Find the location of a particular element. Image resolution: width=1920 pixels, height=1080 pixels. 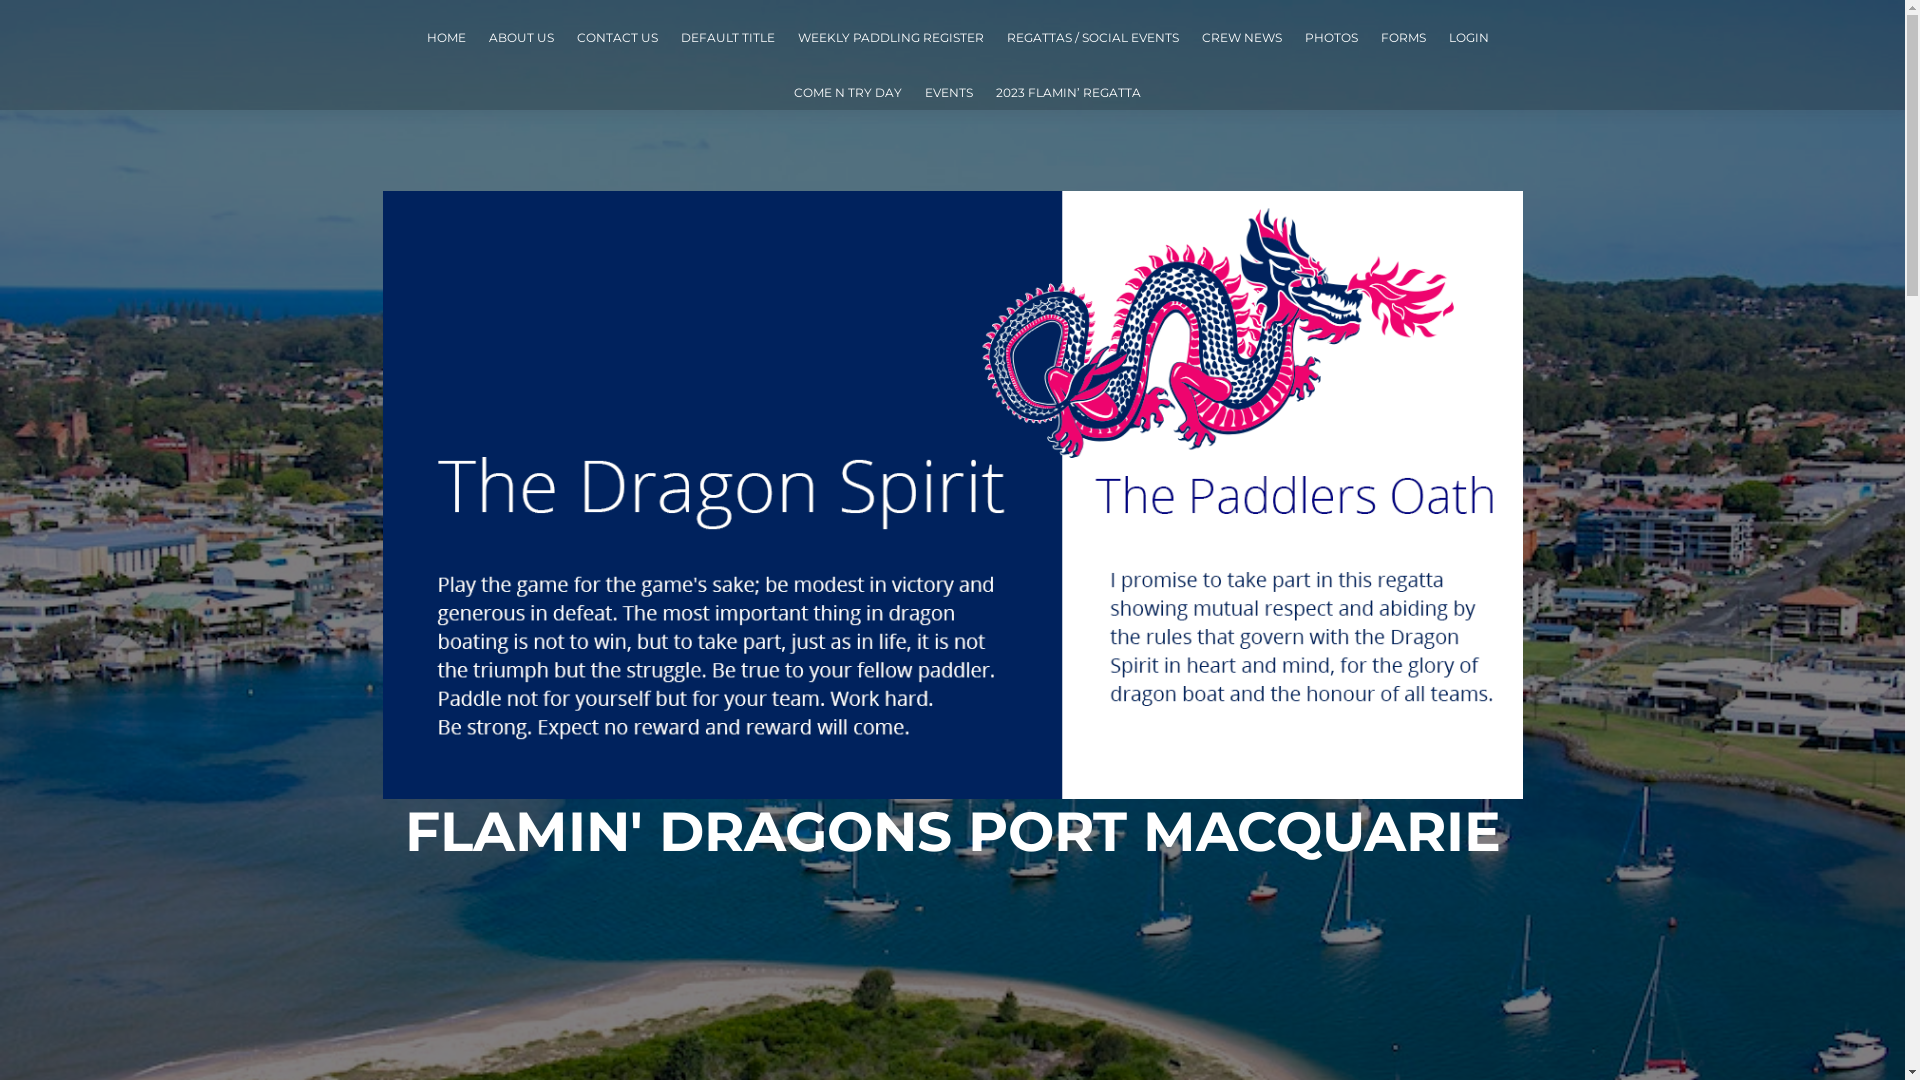

'COME N TRY DAY' is located at coordinates (792, 92).